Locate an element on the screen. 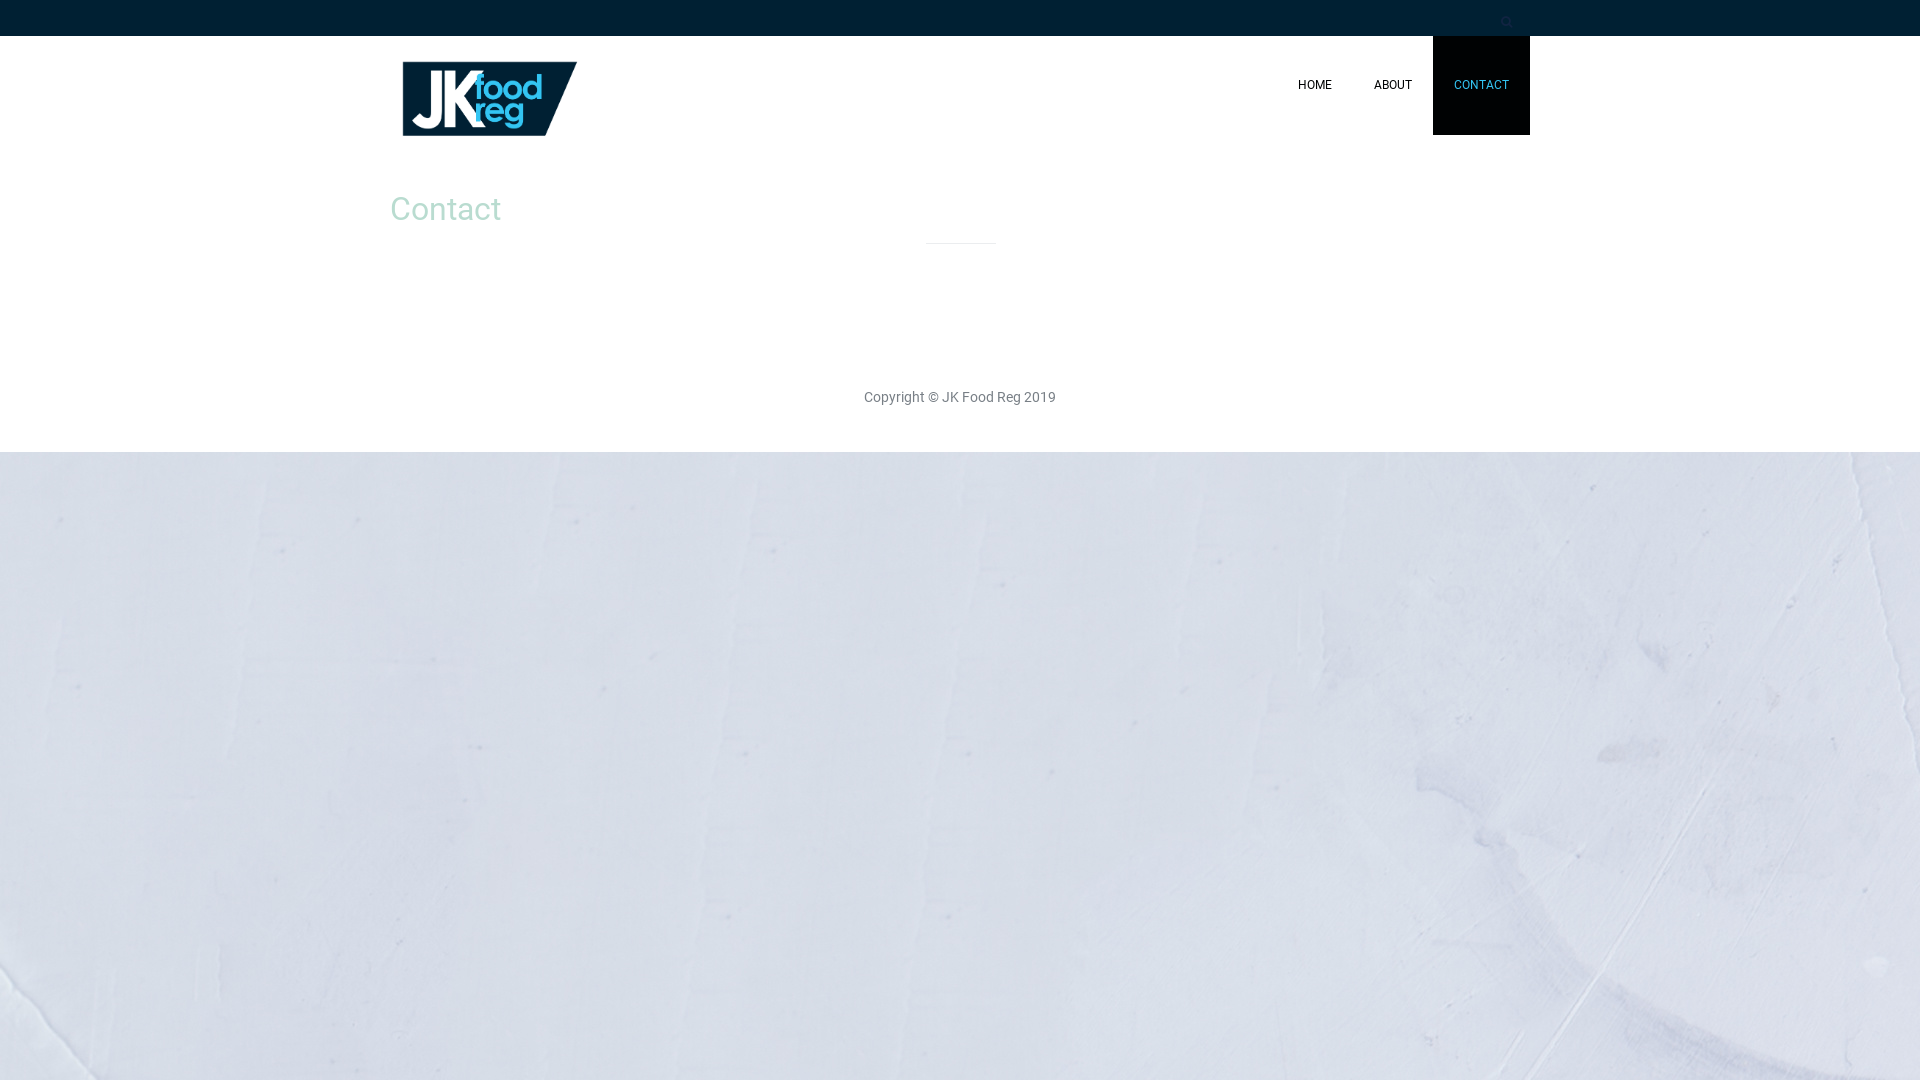  'ABOUT' is located at coordinates (1353, 84).